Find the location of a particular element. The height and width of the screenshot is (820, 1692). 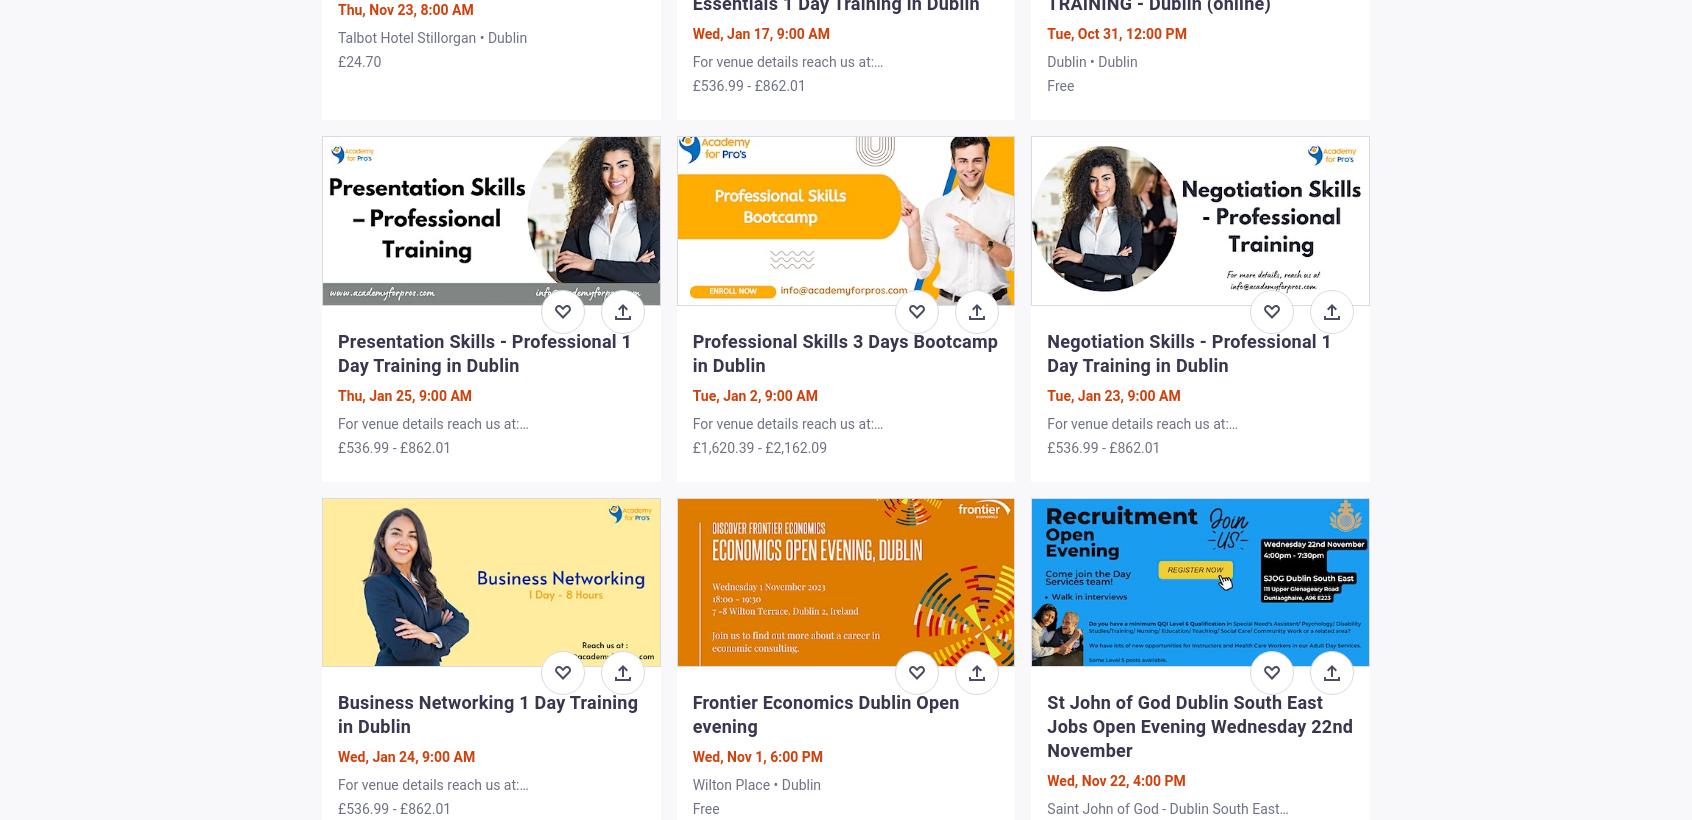

'St John of God Dublin South East Jobs Open Evening Wednesday 22nd November' is located at coordinates (1198, 724).